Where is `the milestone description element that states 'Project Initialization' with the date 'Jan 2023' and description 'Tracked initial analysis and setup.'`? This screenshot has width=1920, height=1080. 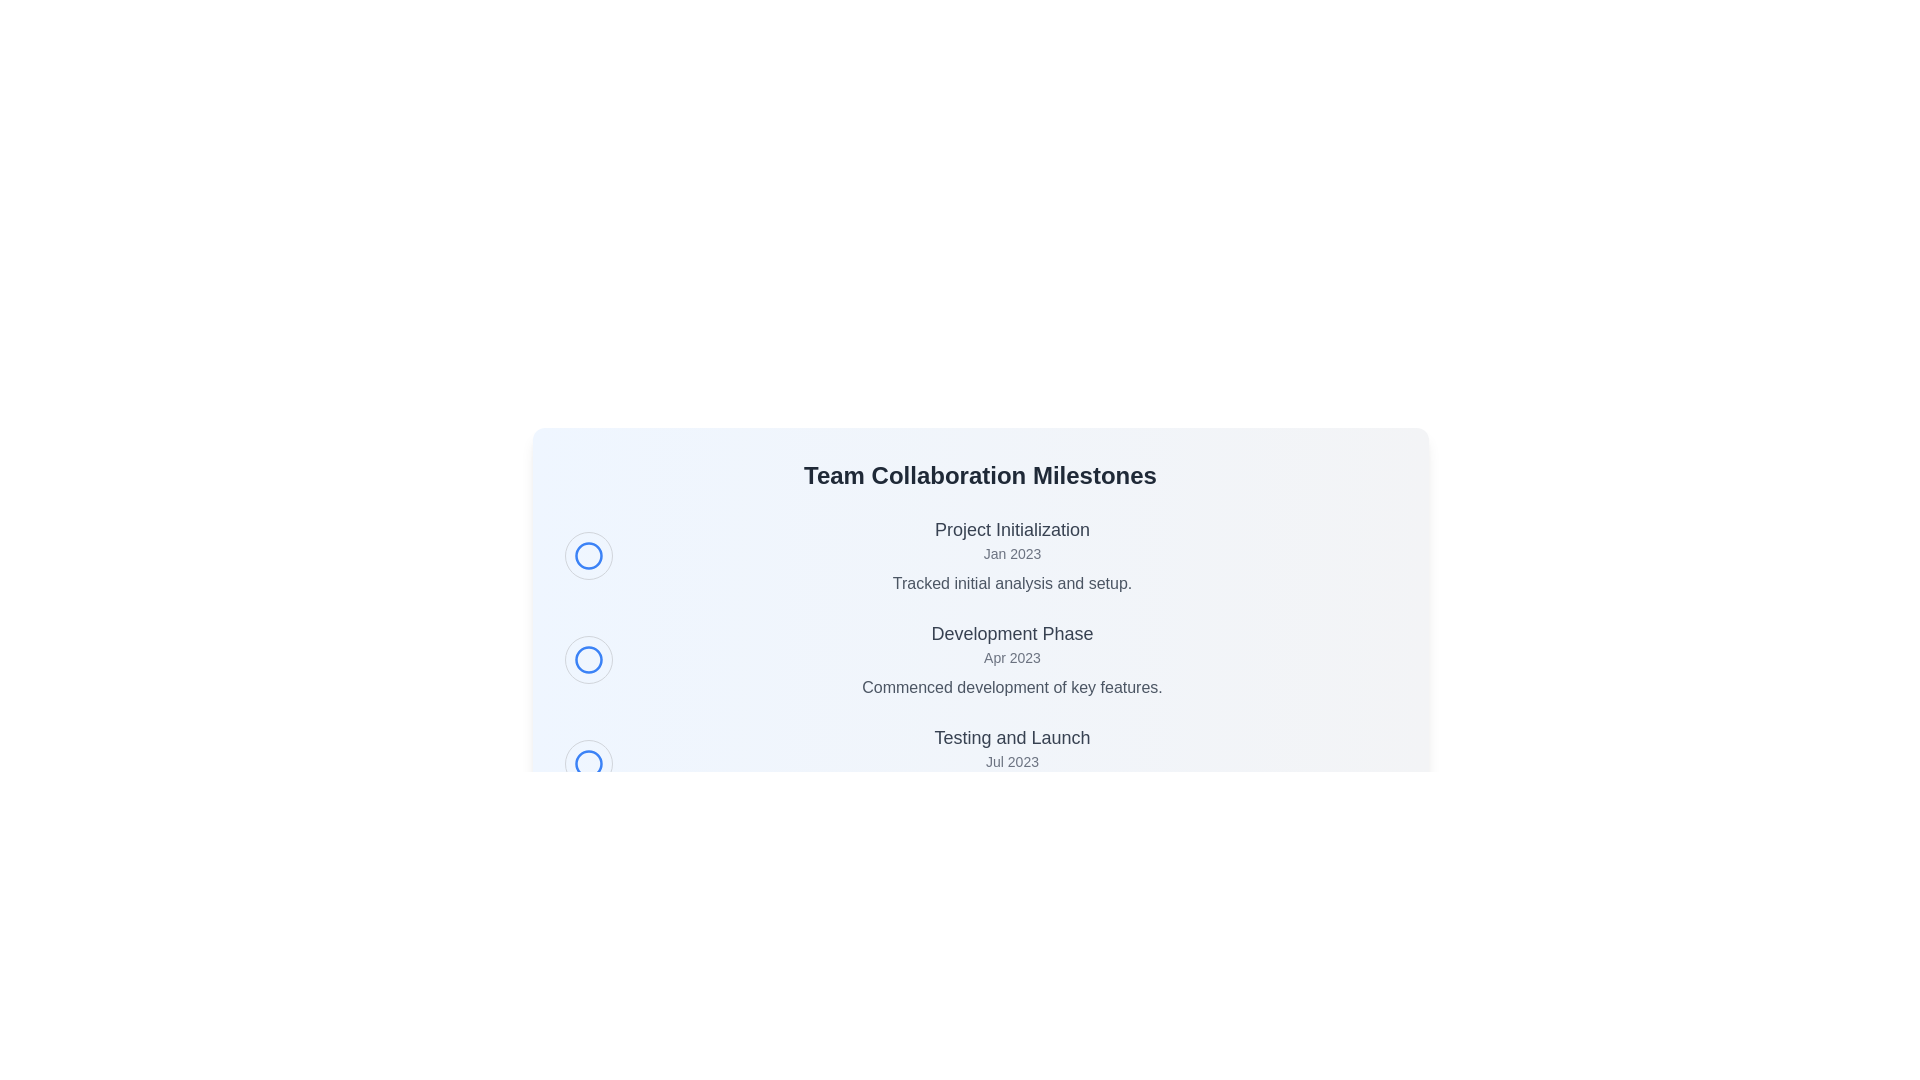 the milestone description element that states 'Project Initialization' with the date 'Jan 2023' and description 'Tracked initial analysis and setup.' is located at coordinates (1012, 555).